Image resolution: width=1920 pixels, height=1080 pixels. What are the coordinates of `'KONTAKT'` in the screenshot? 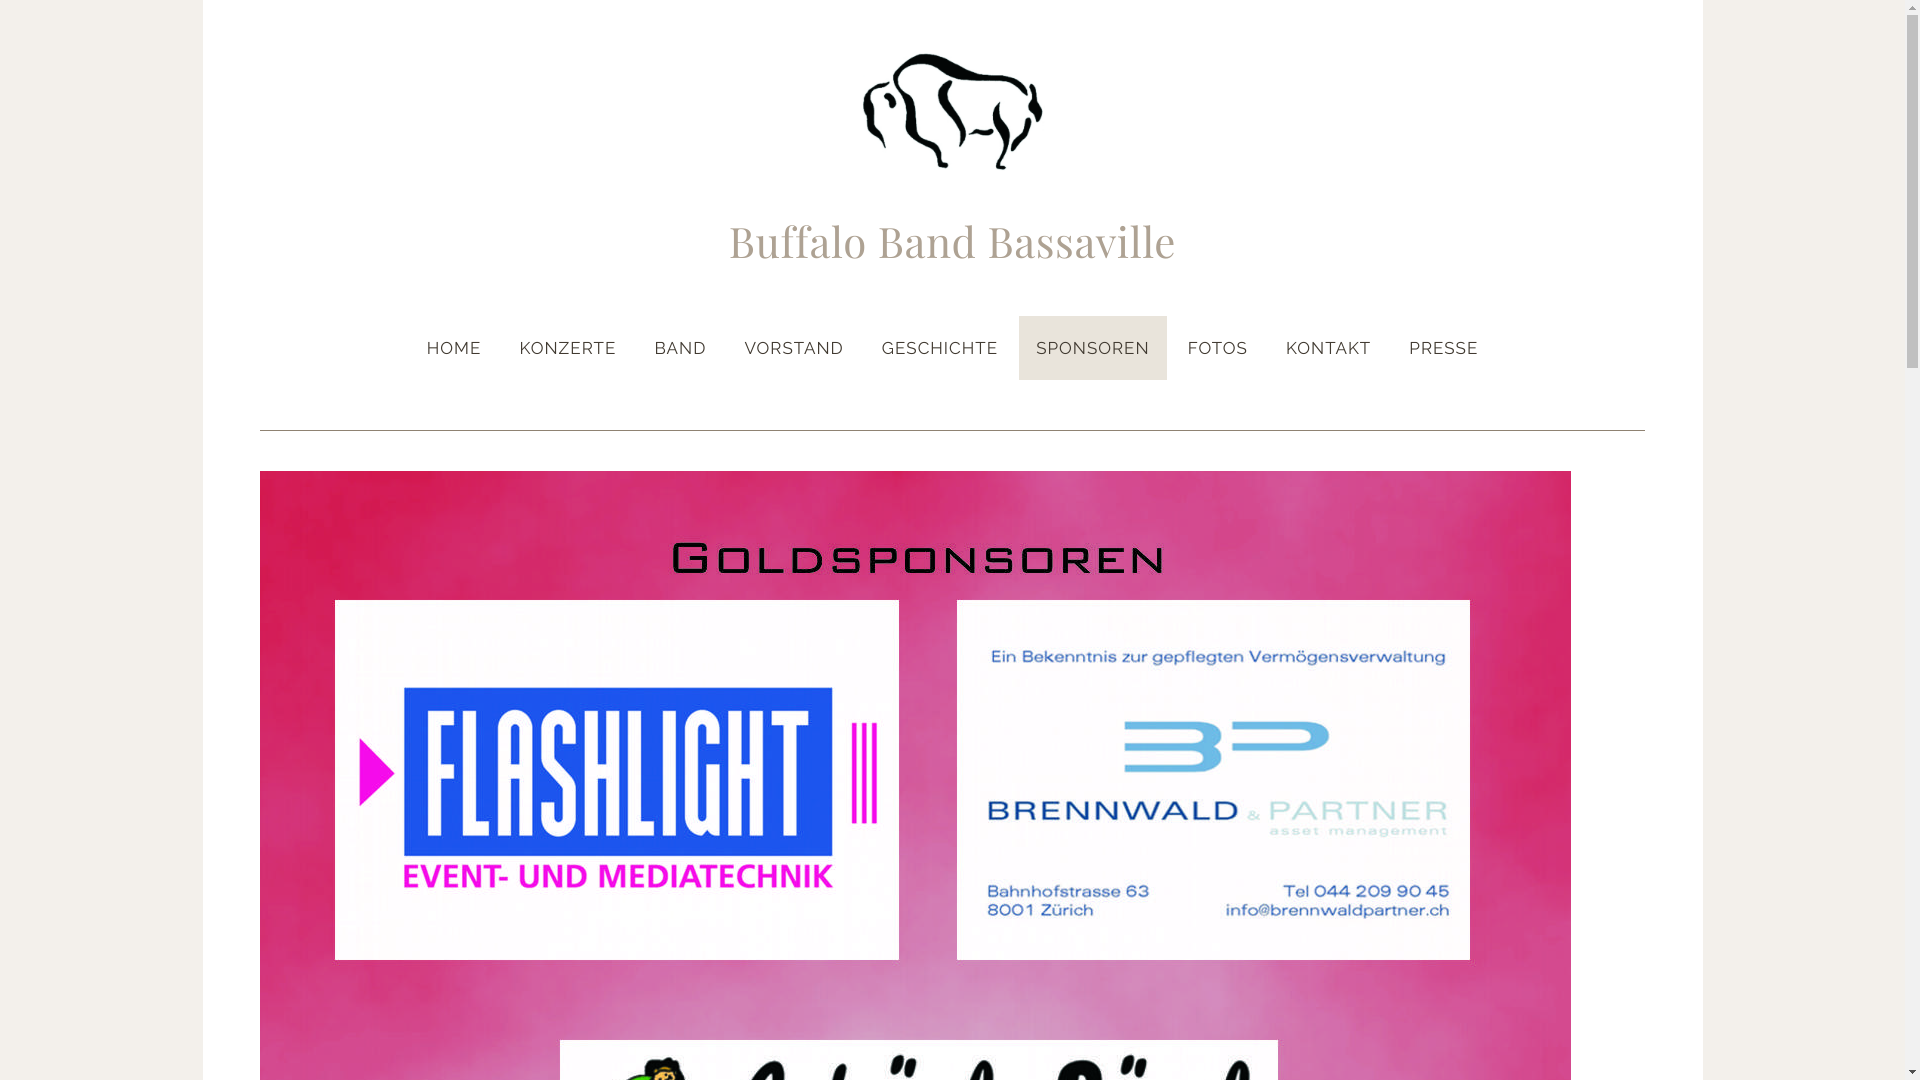 It's located at (1267, 346).